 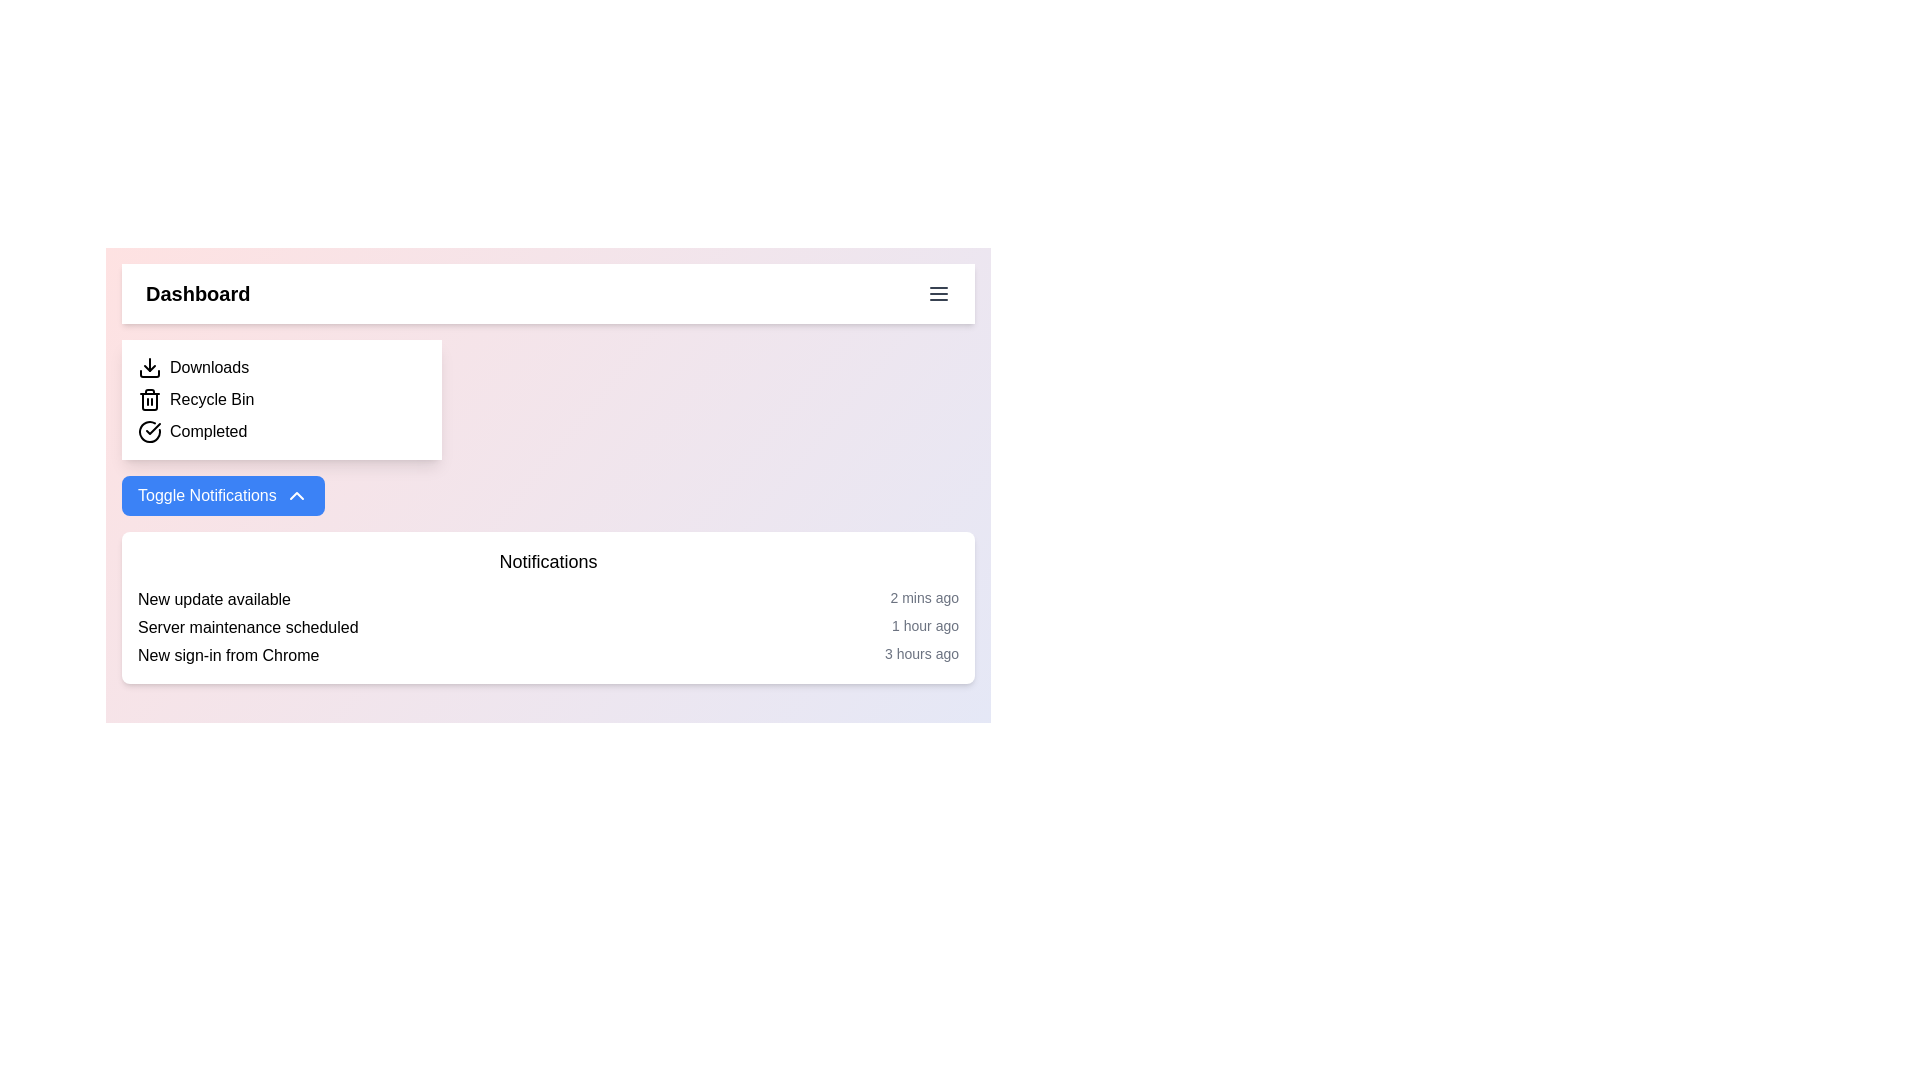 What do you see at coordinates (148, 367) in the screenshot?
I see `the downward arrow SVG icon located to the left of the 'Downloads' label in the top-left segment of the menu beneath the 'Dashboard' title` at bounding box center [148, 367].